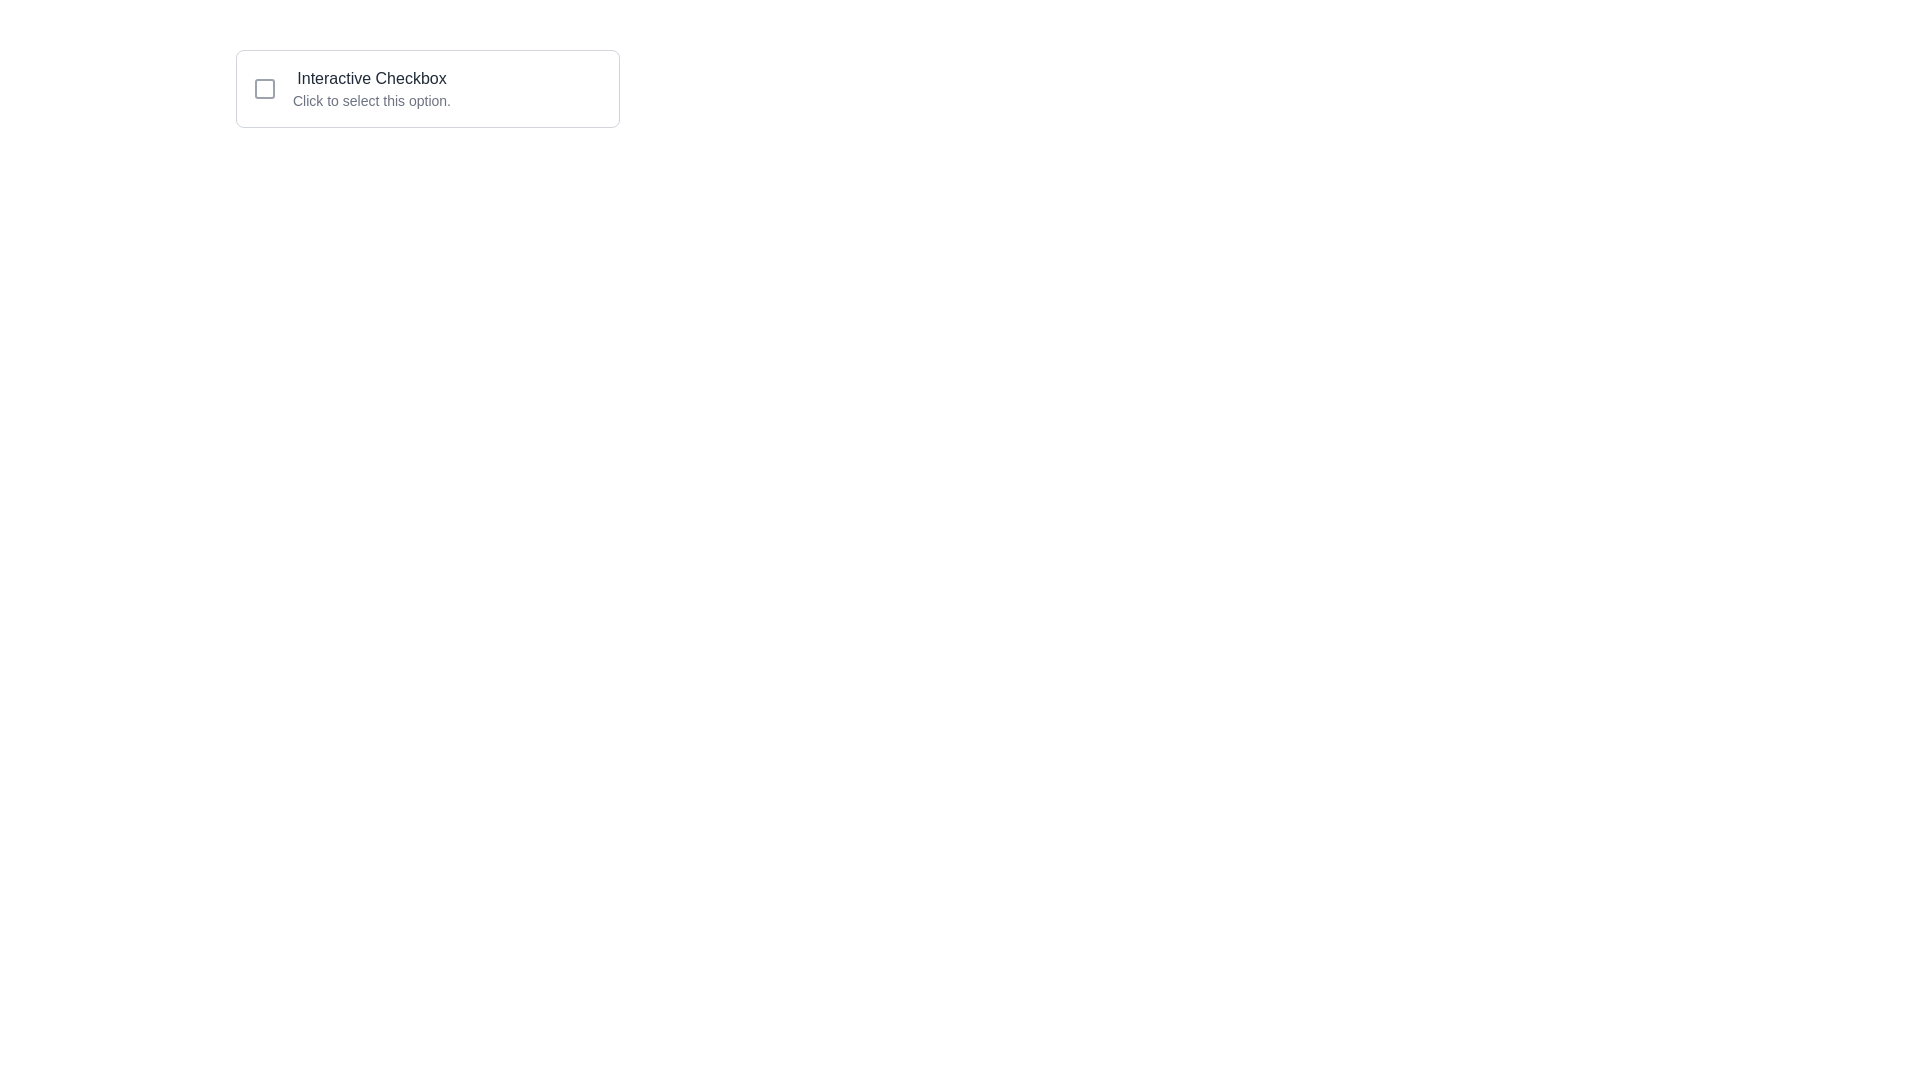 The image size is (1920, 1080). What do you see at coordinates (263, 87) in the screenshot?
I see `the checkbox icon located to the left of the text 'Interactive Checkbox'` at bounding box center [263, 87].